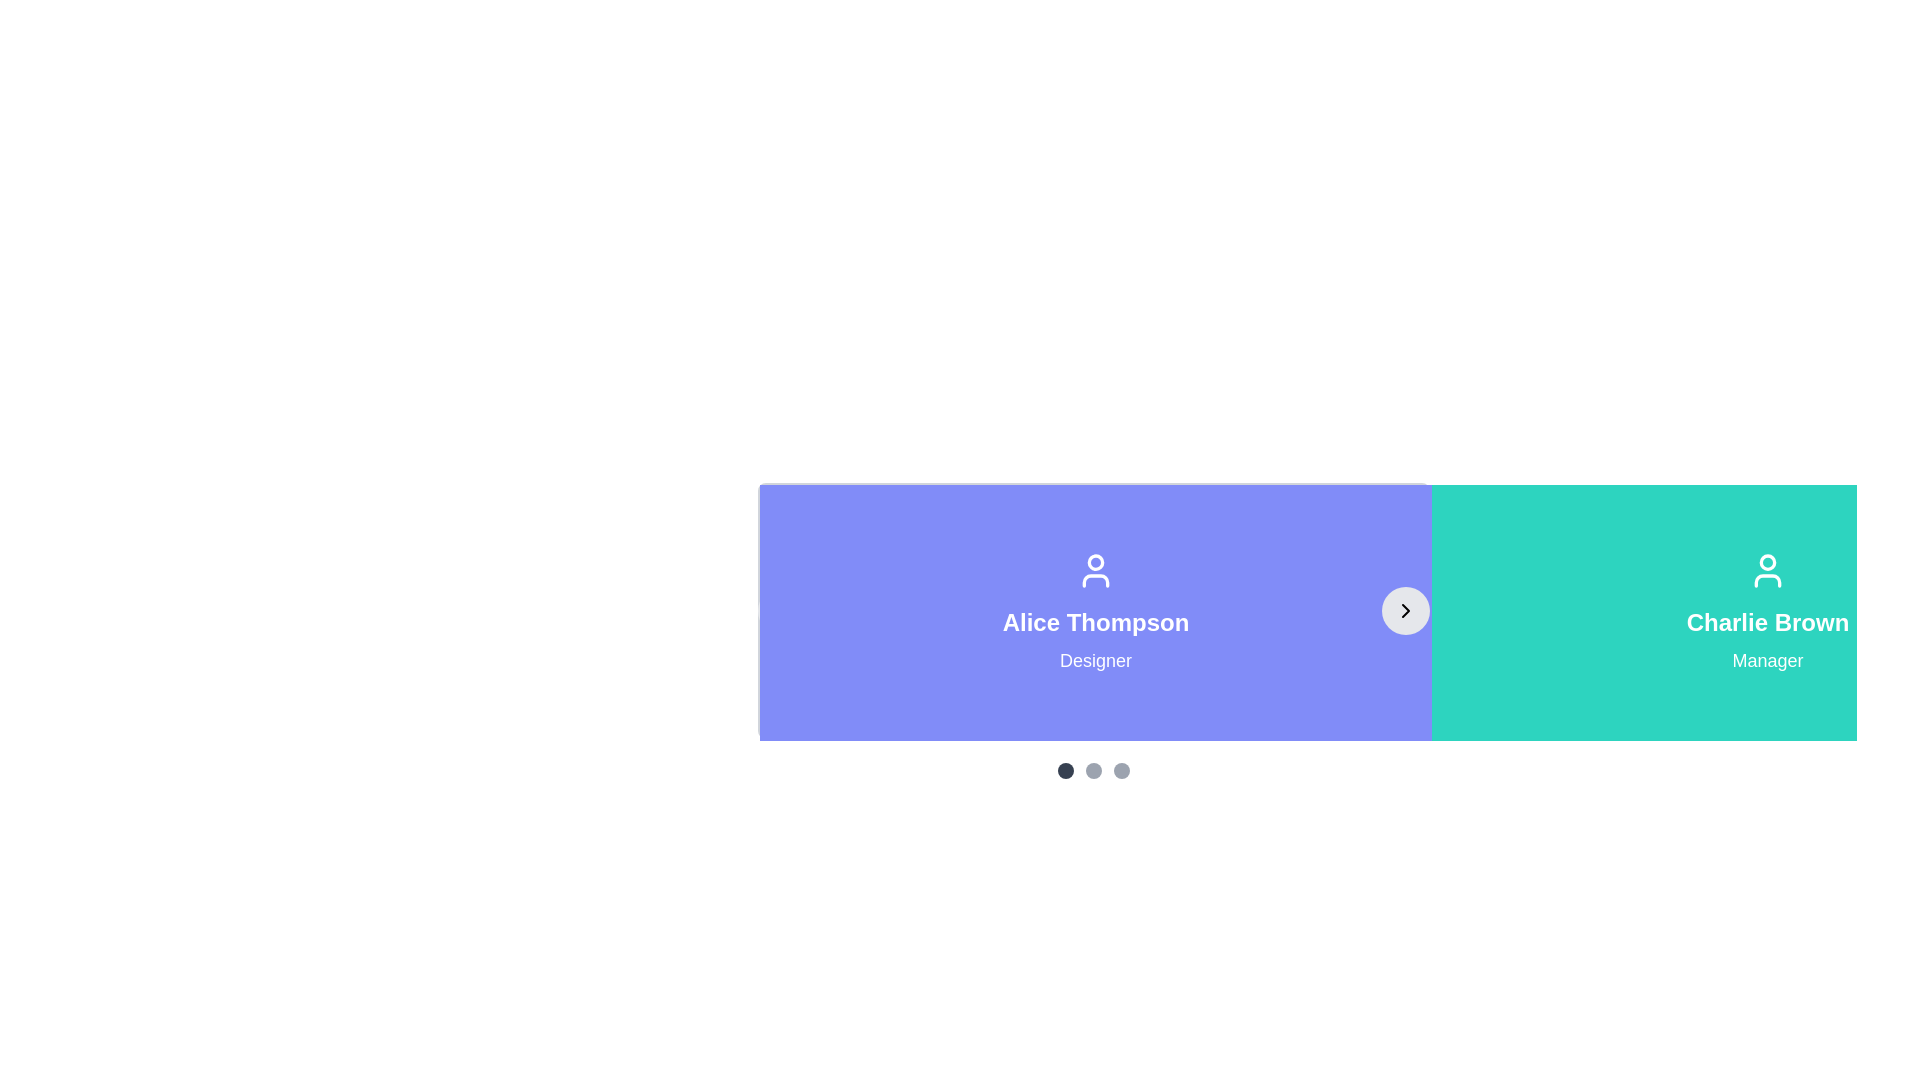  Describe the element at coordinates (1093, 609) in the screenshot. I see `the user profile Card element` at that location.